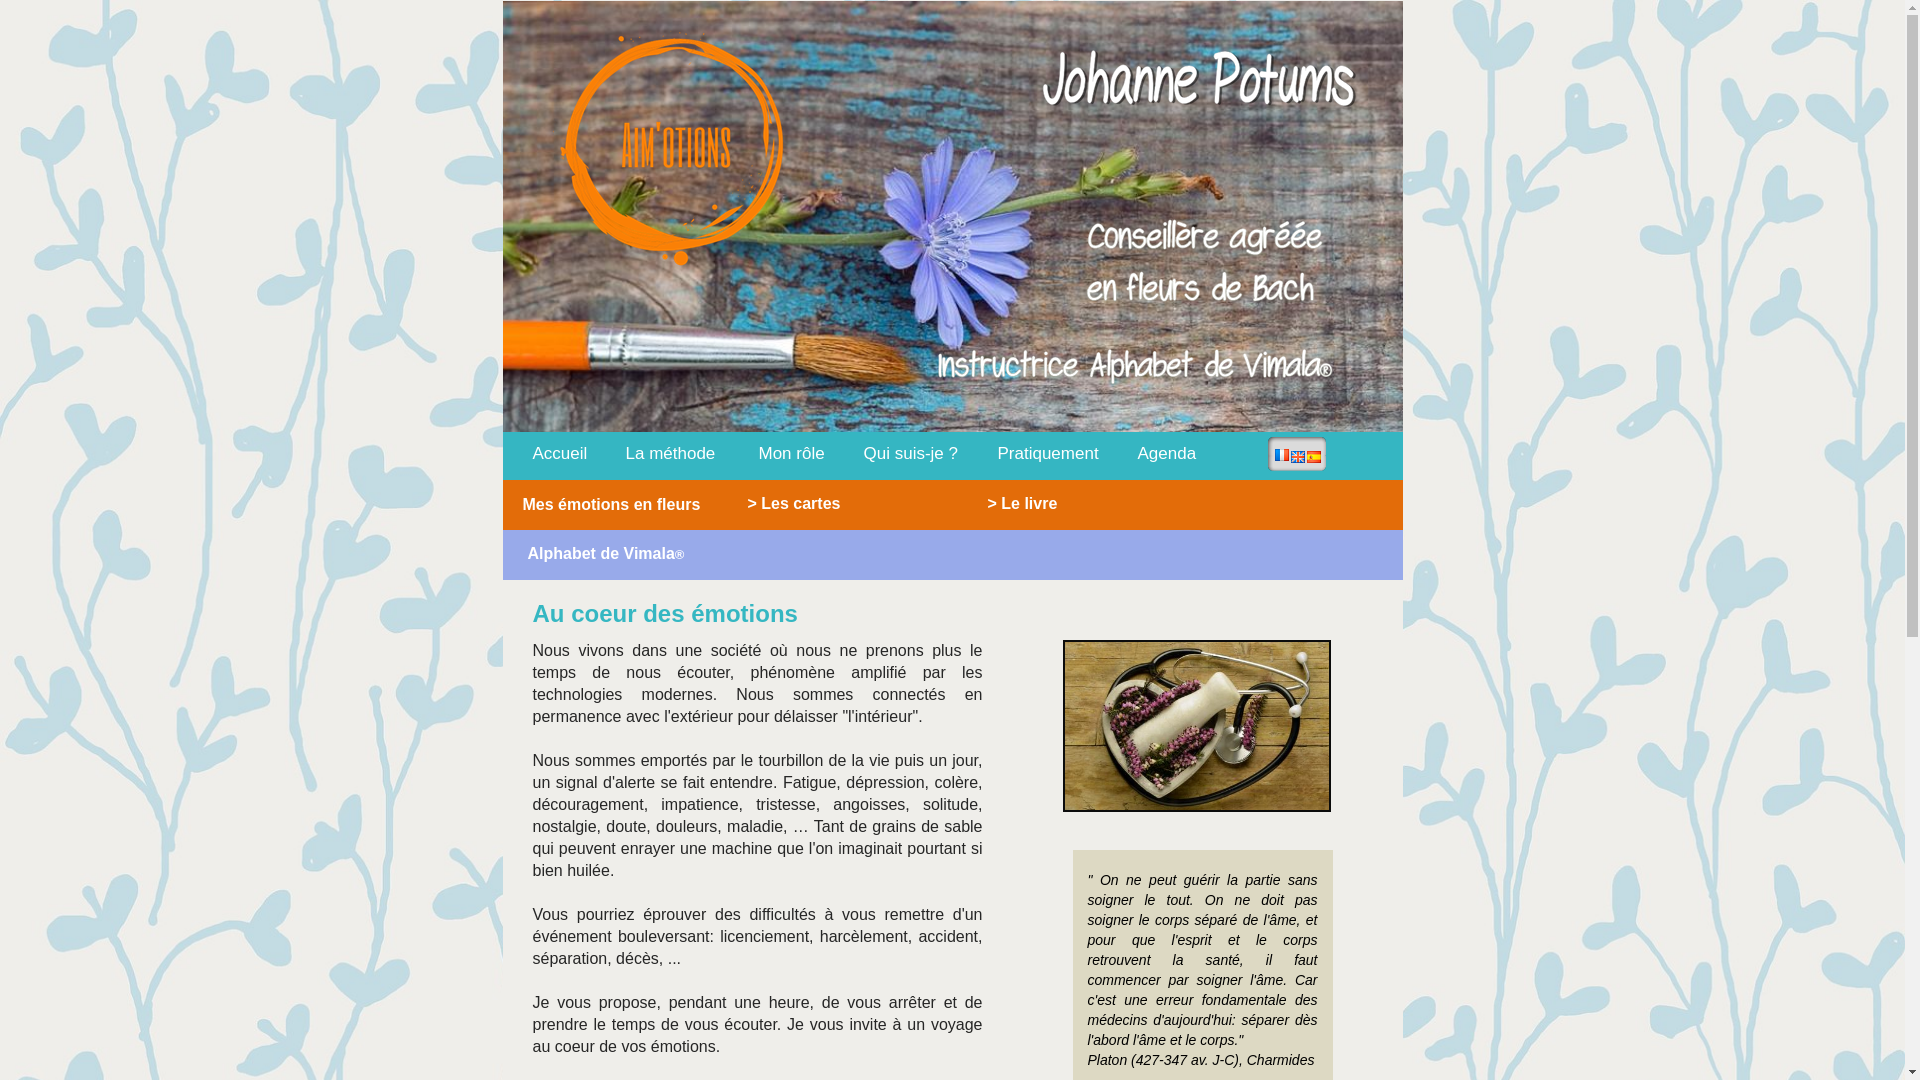 This screenshot has width=1920, height=1080. Describe the element at coordinates (1046, 452) in the screenshot. I see `'Pratiquement'` at that location.